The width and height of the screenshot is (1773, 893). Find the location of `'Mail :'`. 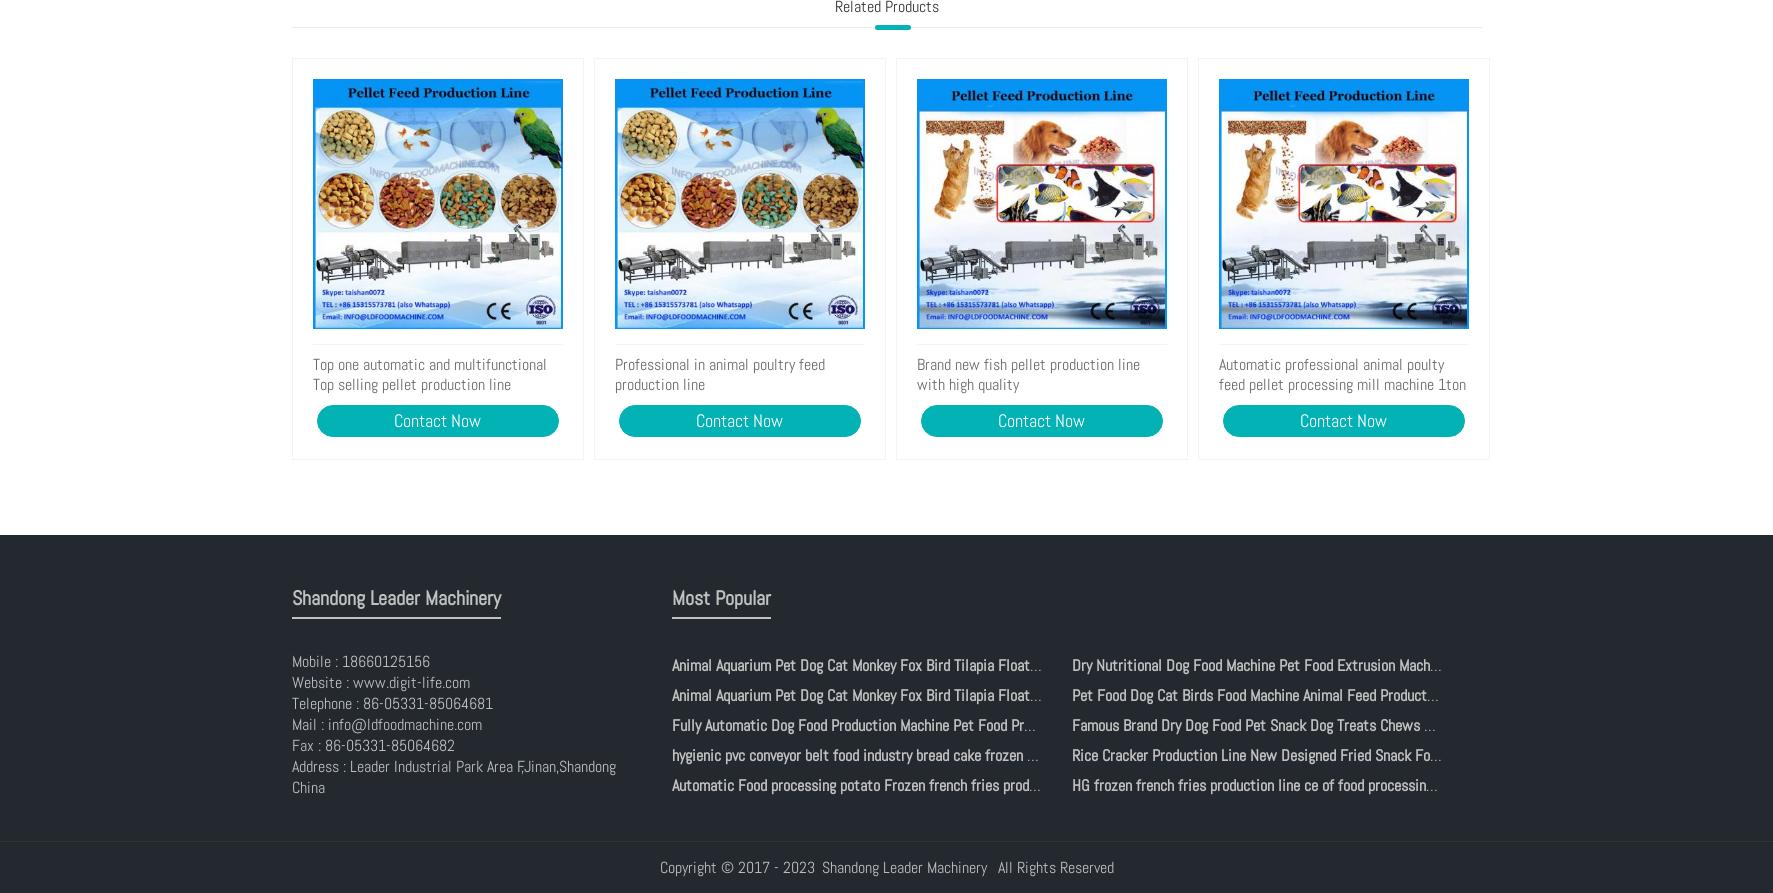

'Mail :' is located at coordinates (309, 724).